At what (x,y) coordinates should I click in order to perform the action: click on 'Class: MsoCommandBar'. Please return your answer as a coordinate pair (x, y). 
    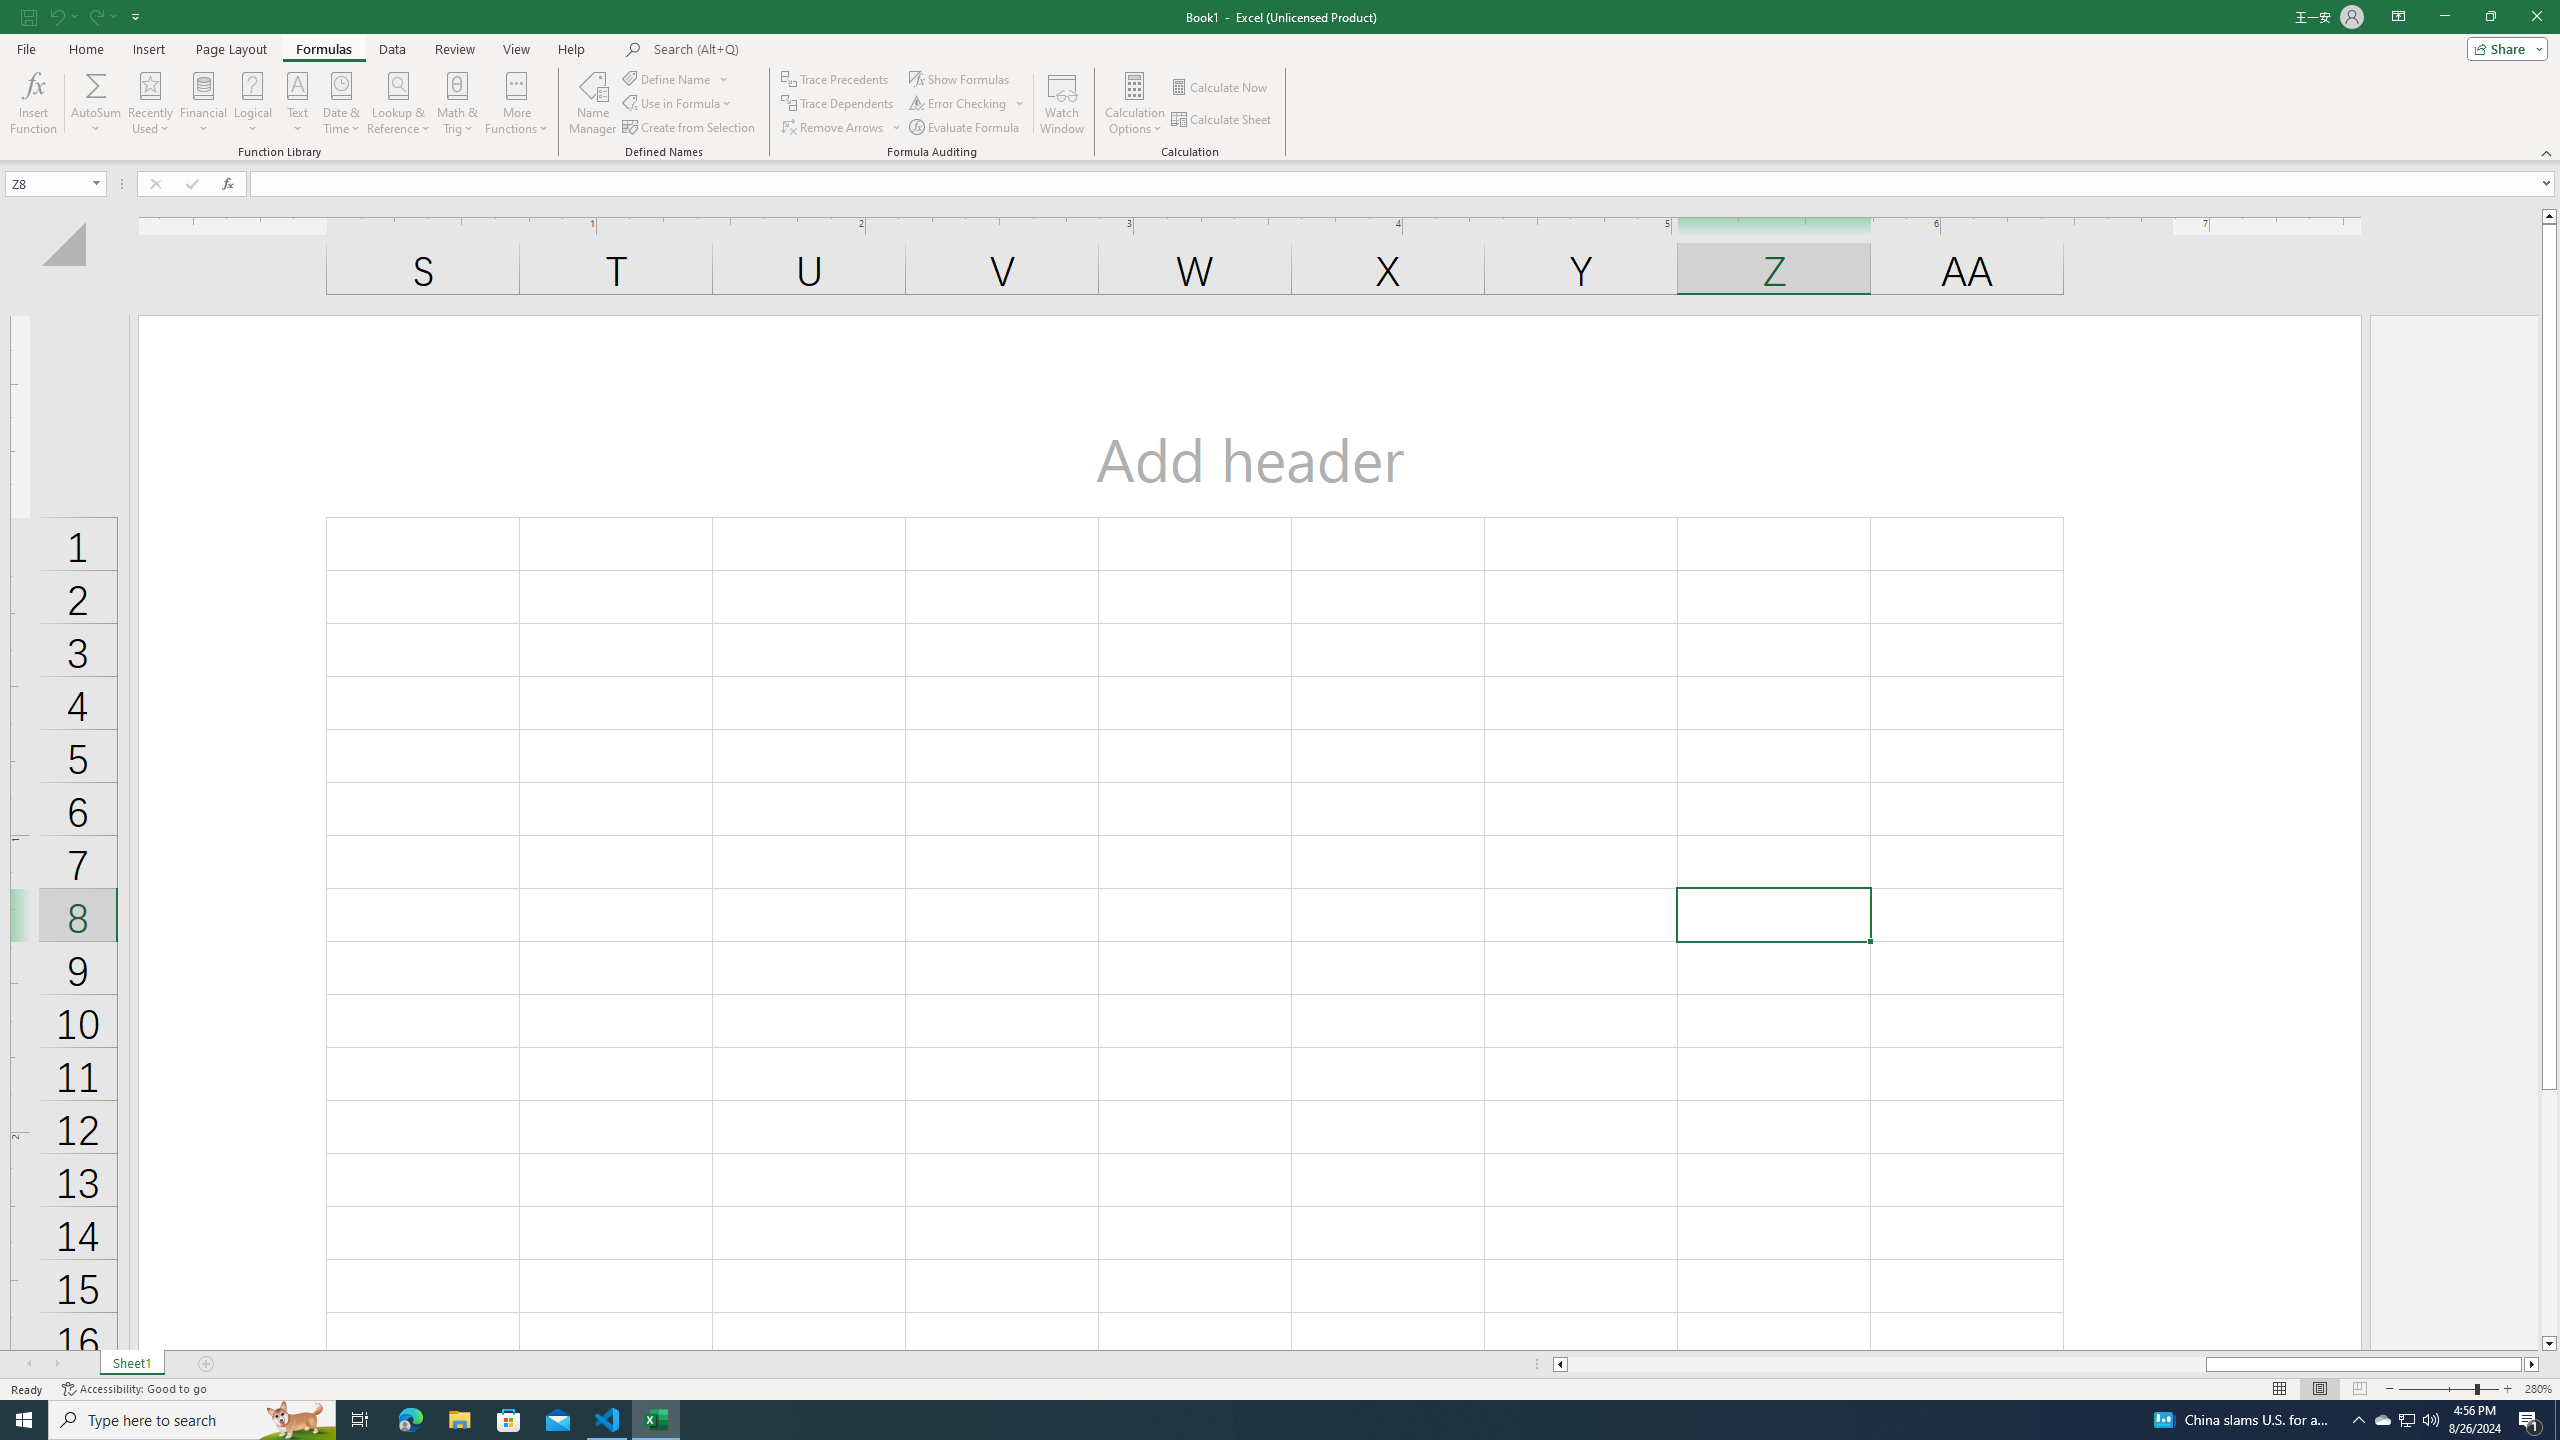
    Looking at the image, I should click on (1280, 80).